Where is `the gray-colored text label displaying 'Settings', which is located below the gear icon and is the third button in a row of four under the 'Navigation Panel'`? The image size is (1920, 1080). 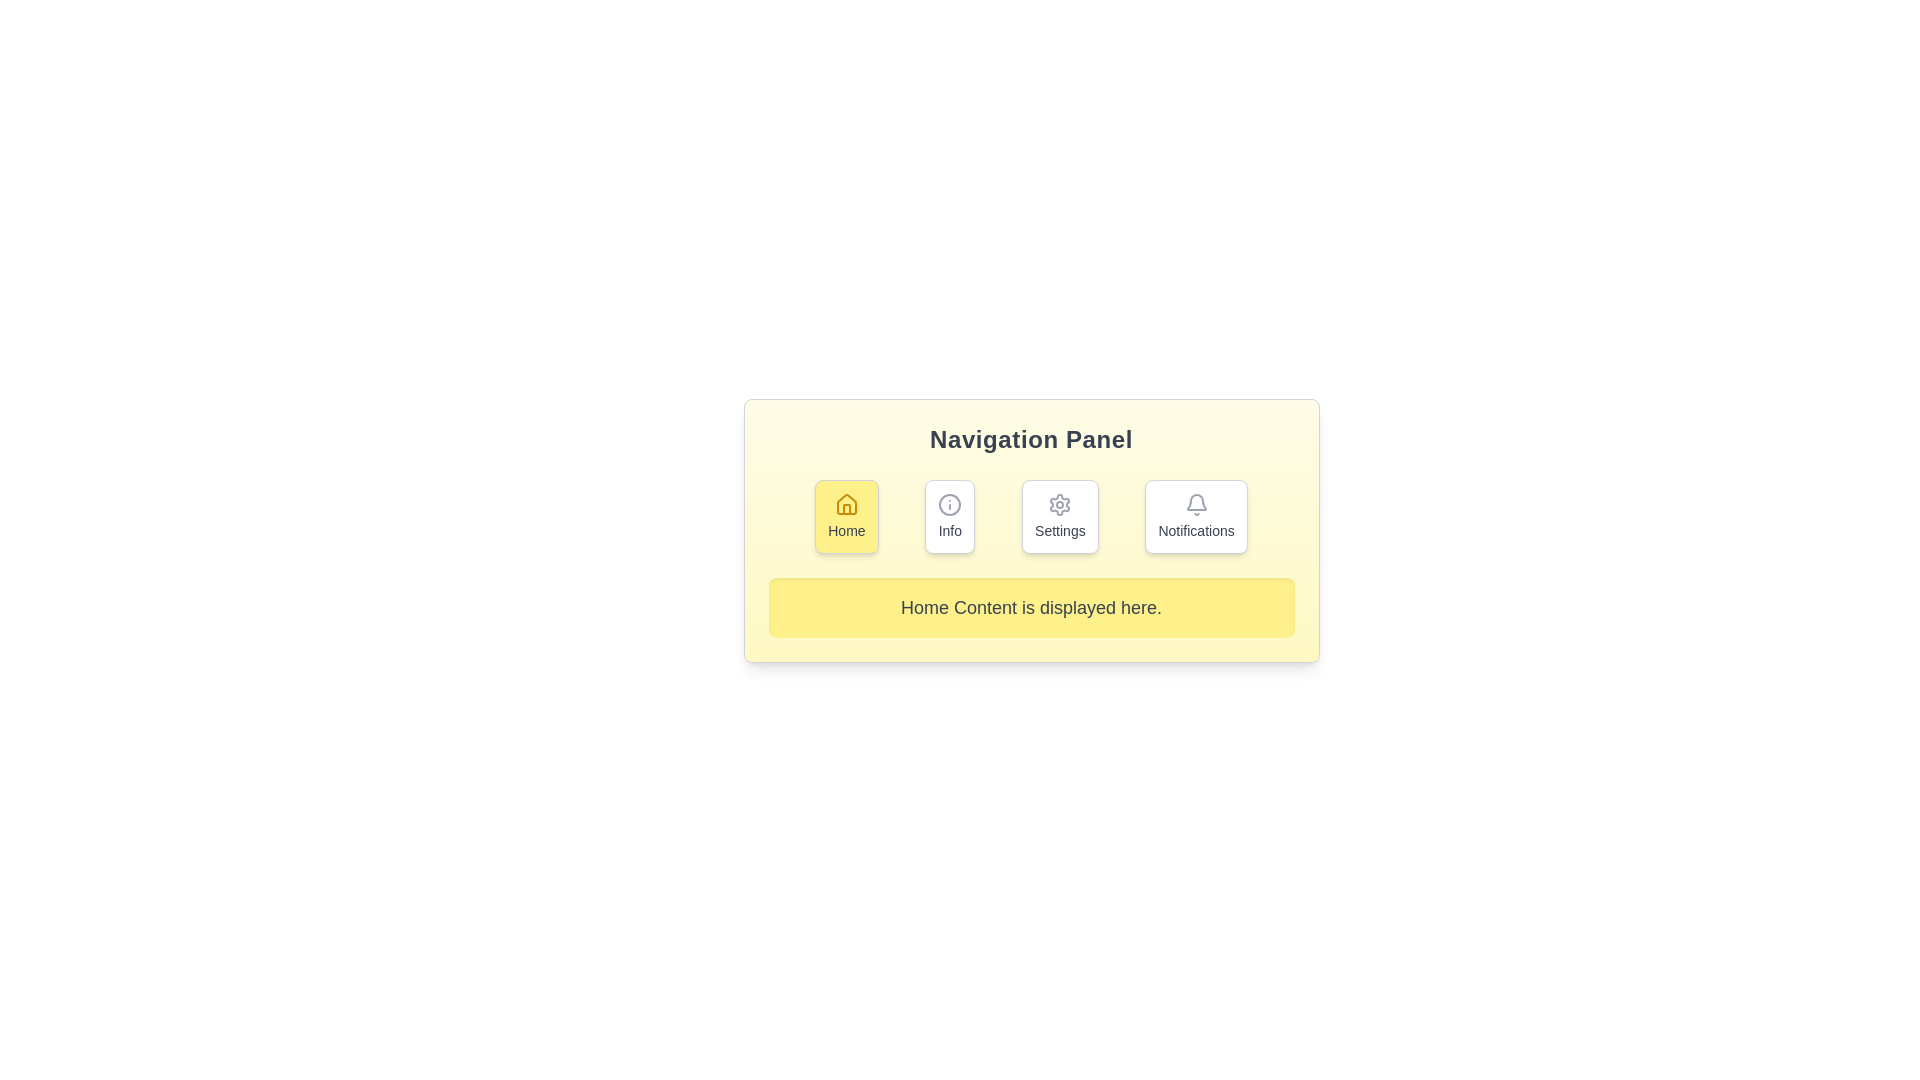
the gray-colored text label displaying 'Settings', which is located below the gear icon and is the third button in a row of four under the 'Navigation Panel' is located at coordinates (1059, 530).